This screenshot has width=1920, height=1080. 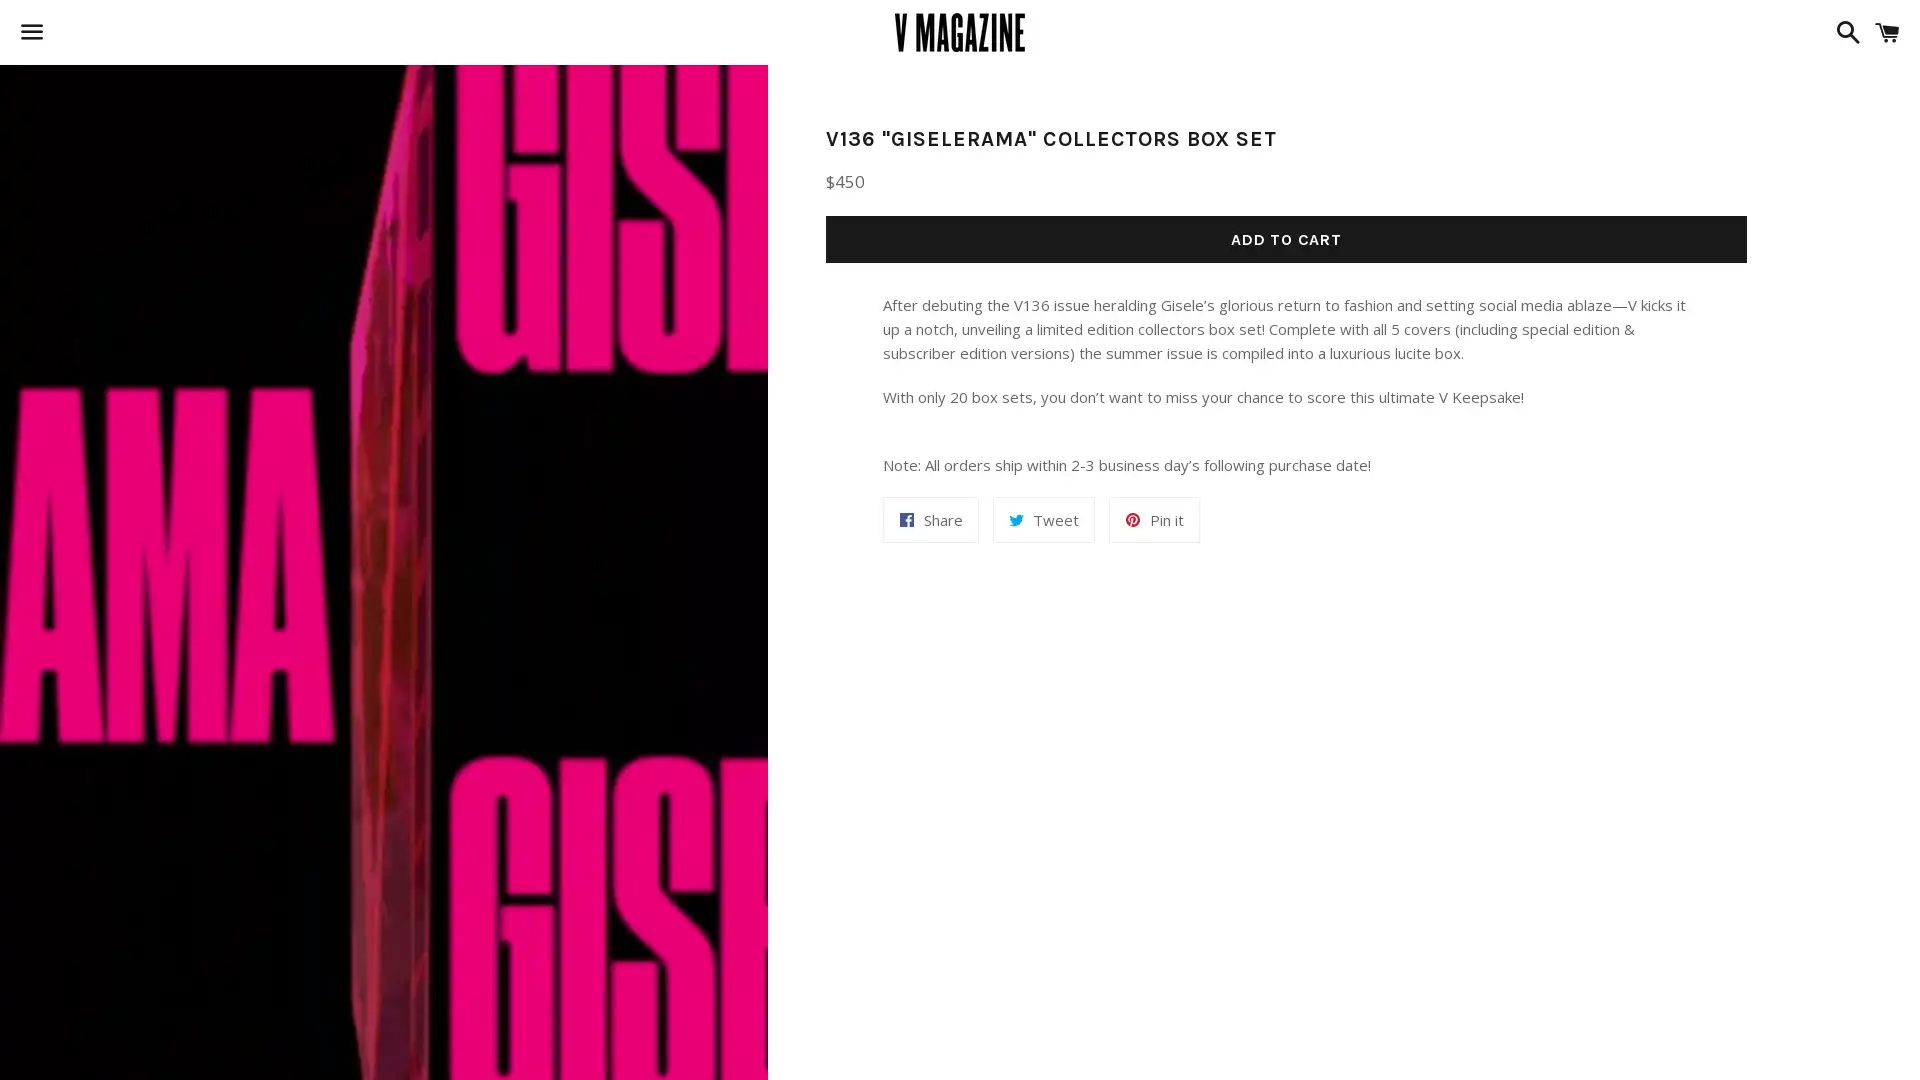 What do you see at coordinates (1286, 238) in the screenshot?
I see `ADD TO CART` at bounding box center [1286, 238].